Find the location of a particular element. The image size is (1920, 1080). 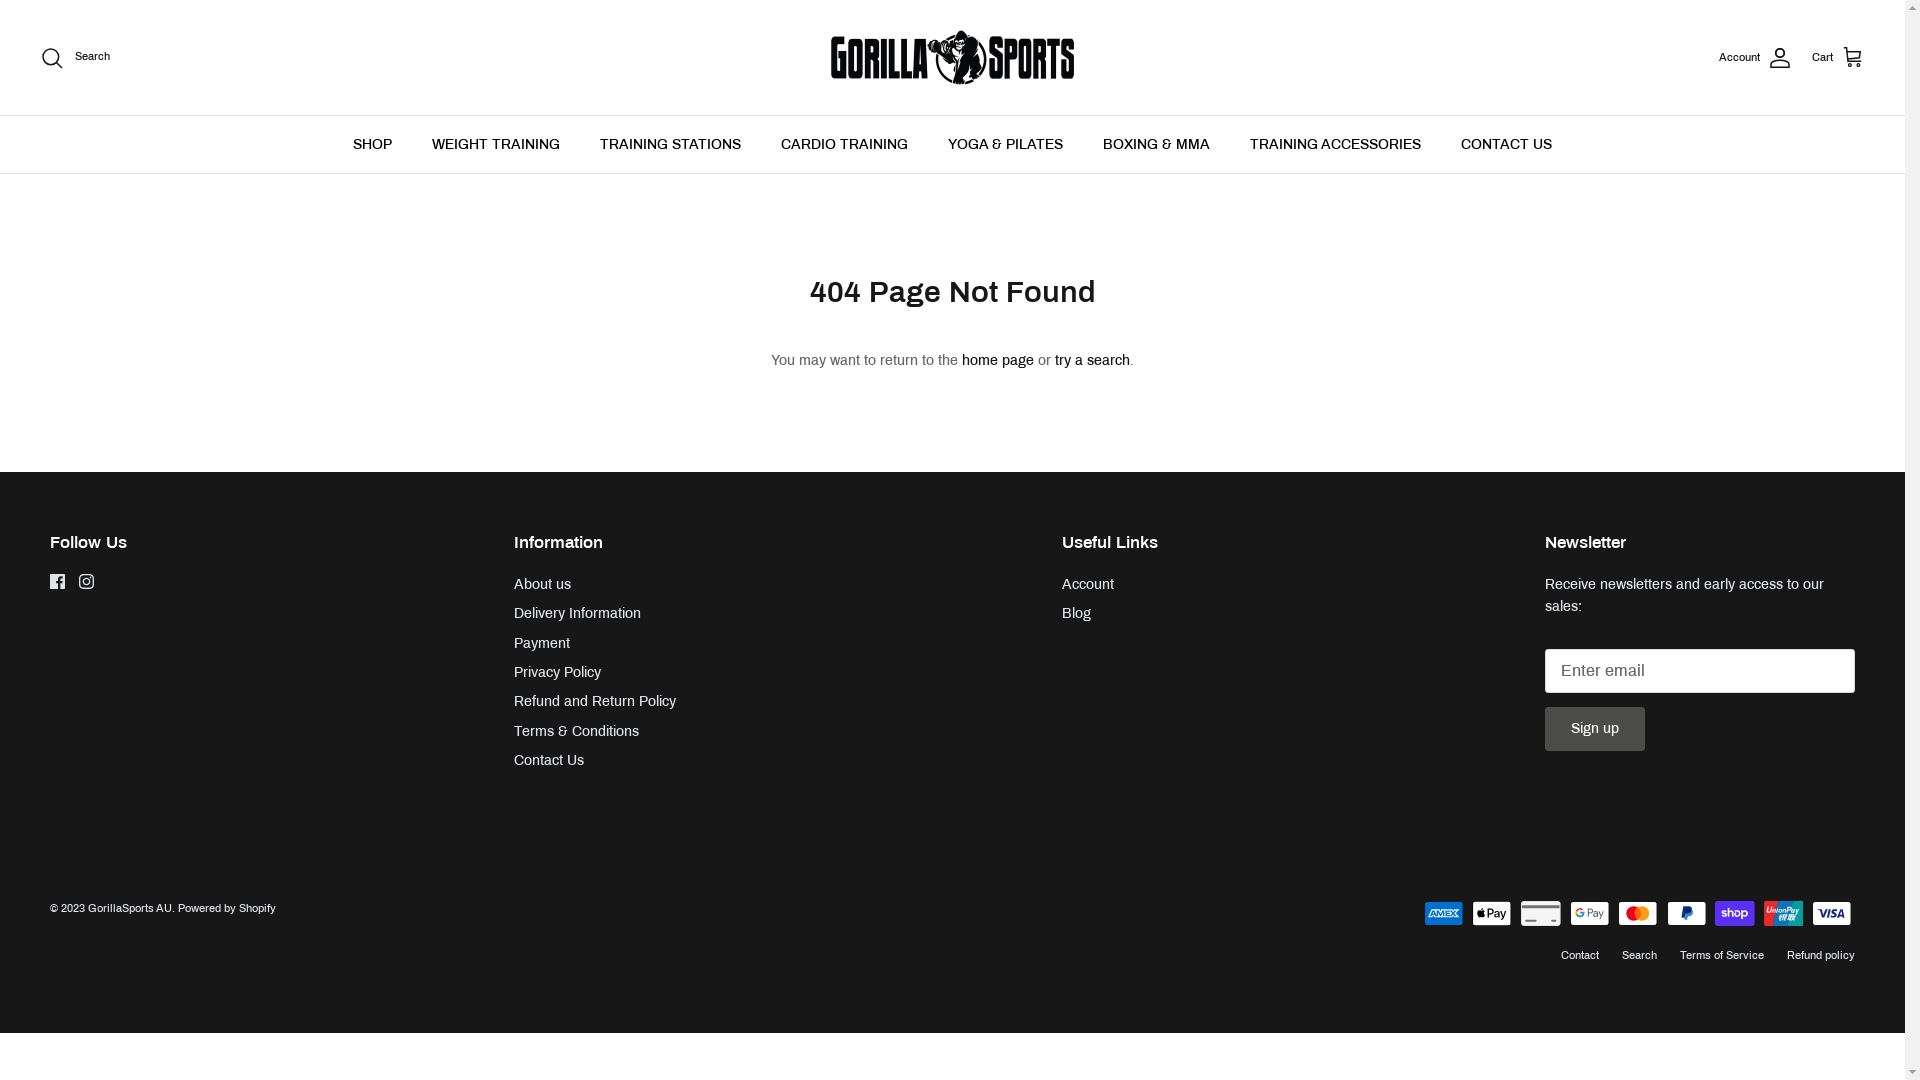

'SHOP' is located at coordinates (372, 143).